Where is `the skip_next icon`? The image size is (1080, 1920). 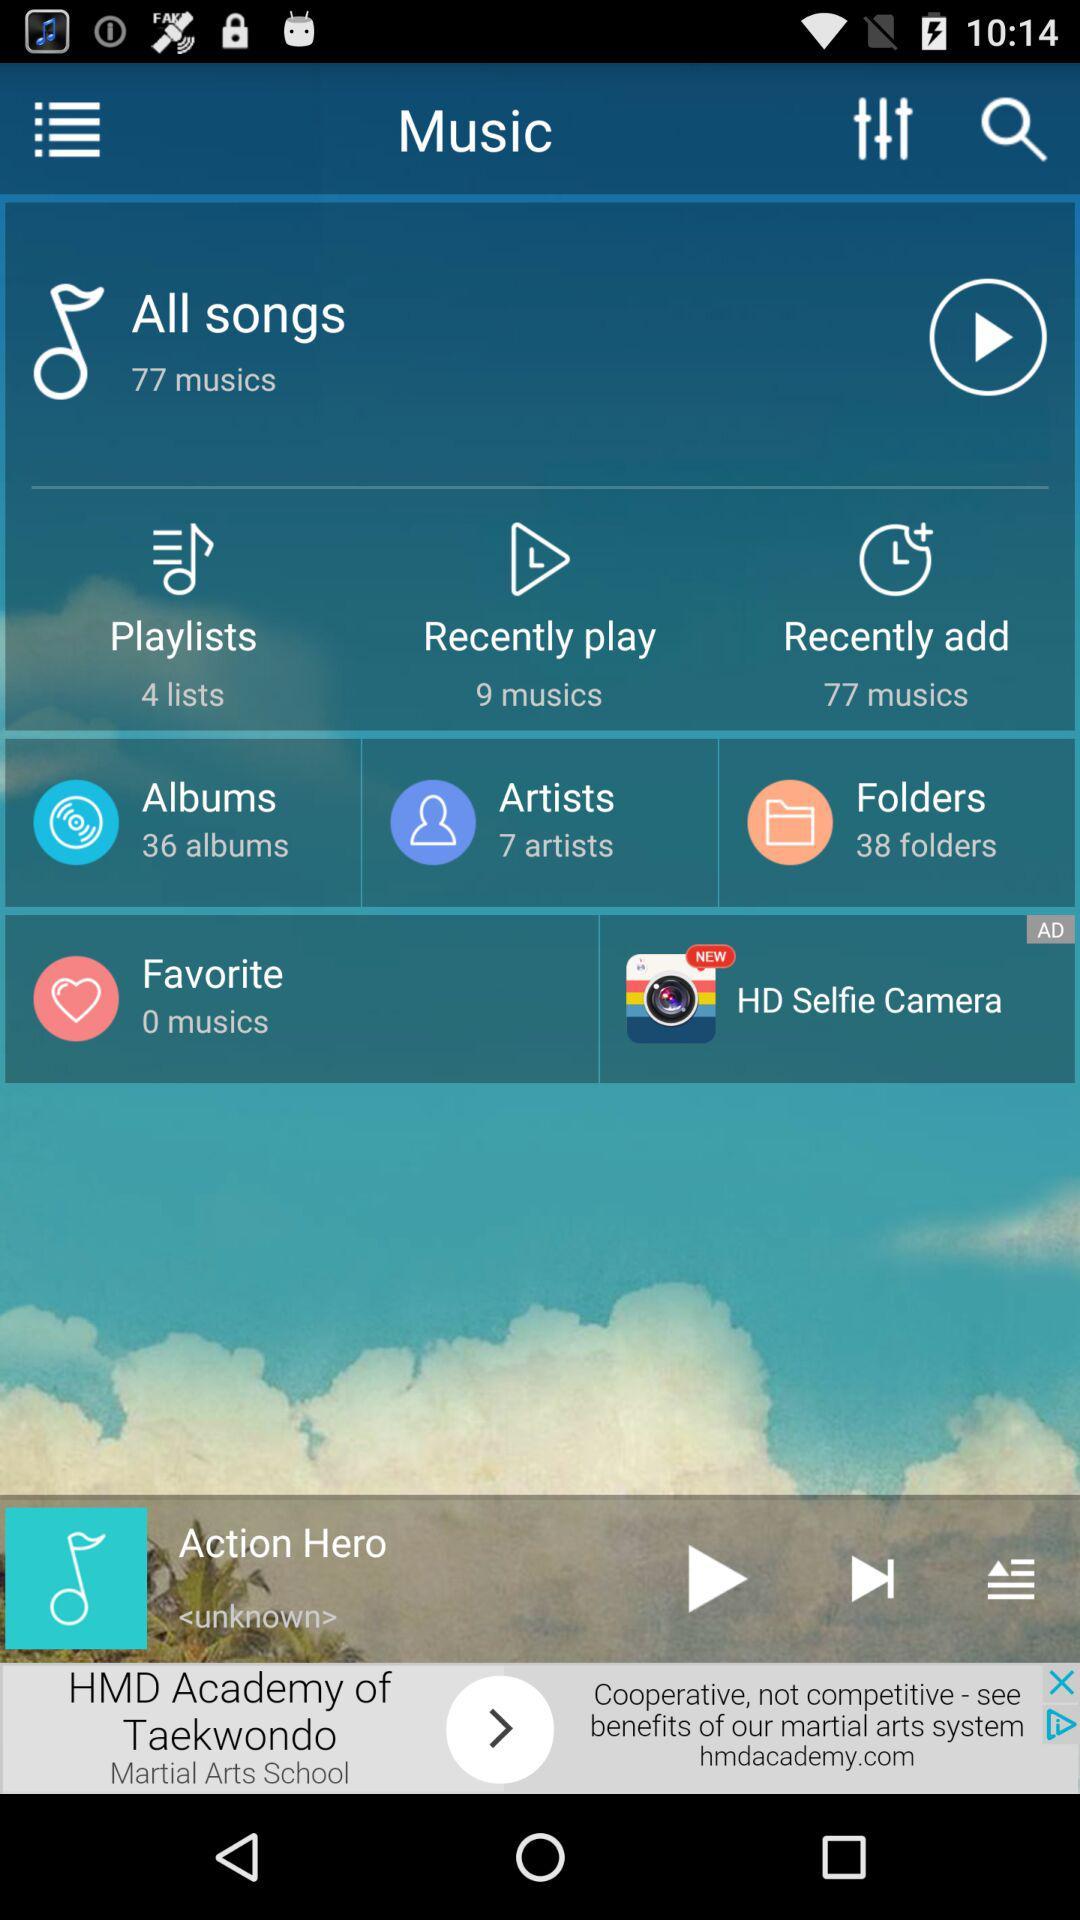
the skip_next icon is located at coordinates (870, 1688).